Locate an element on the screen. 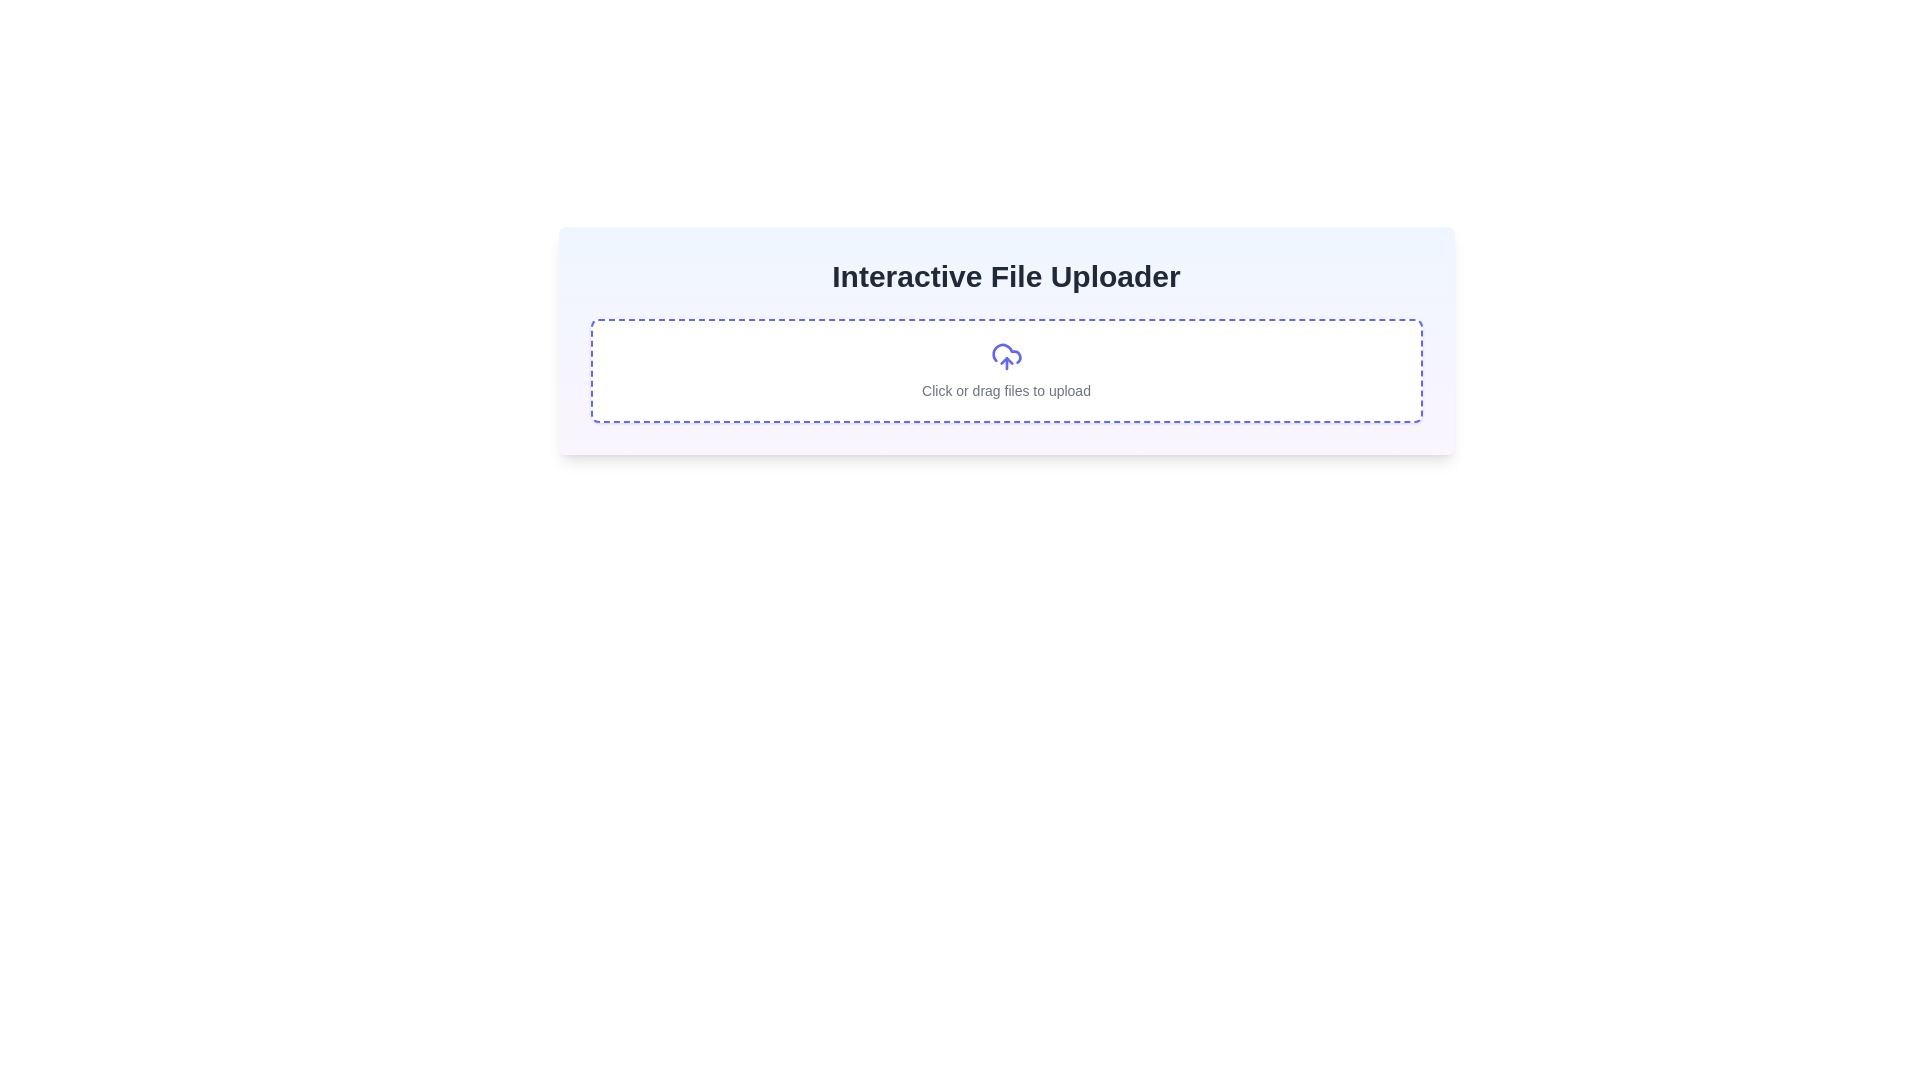 The width and height of the screenshot is (1920, 1080). the clickable file upload area with a dashed indigo border and white background is located at coordinates (1006, 370).